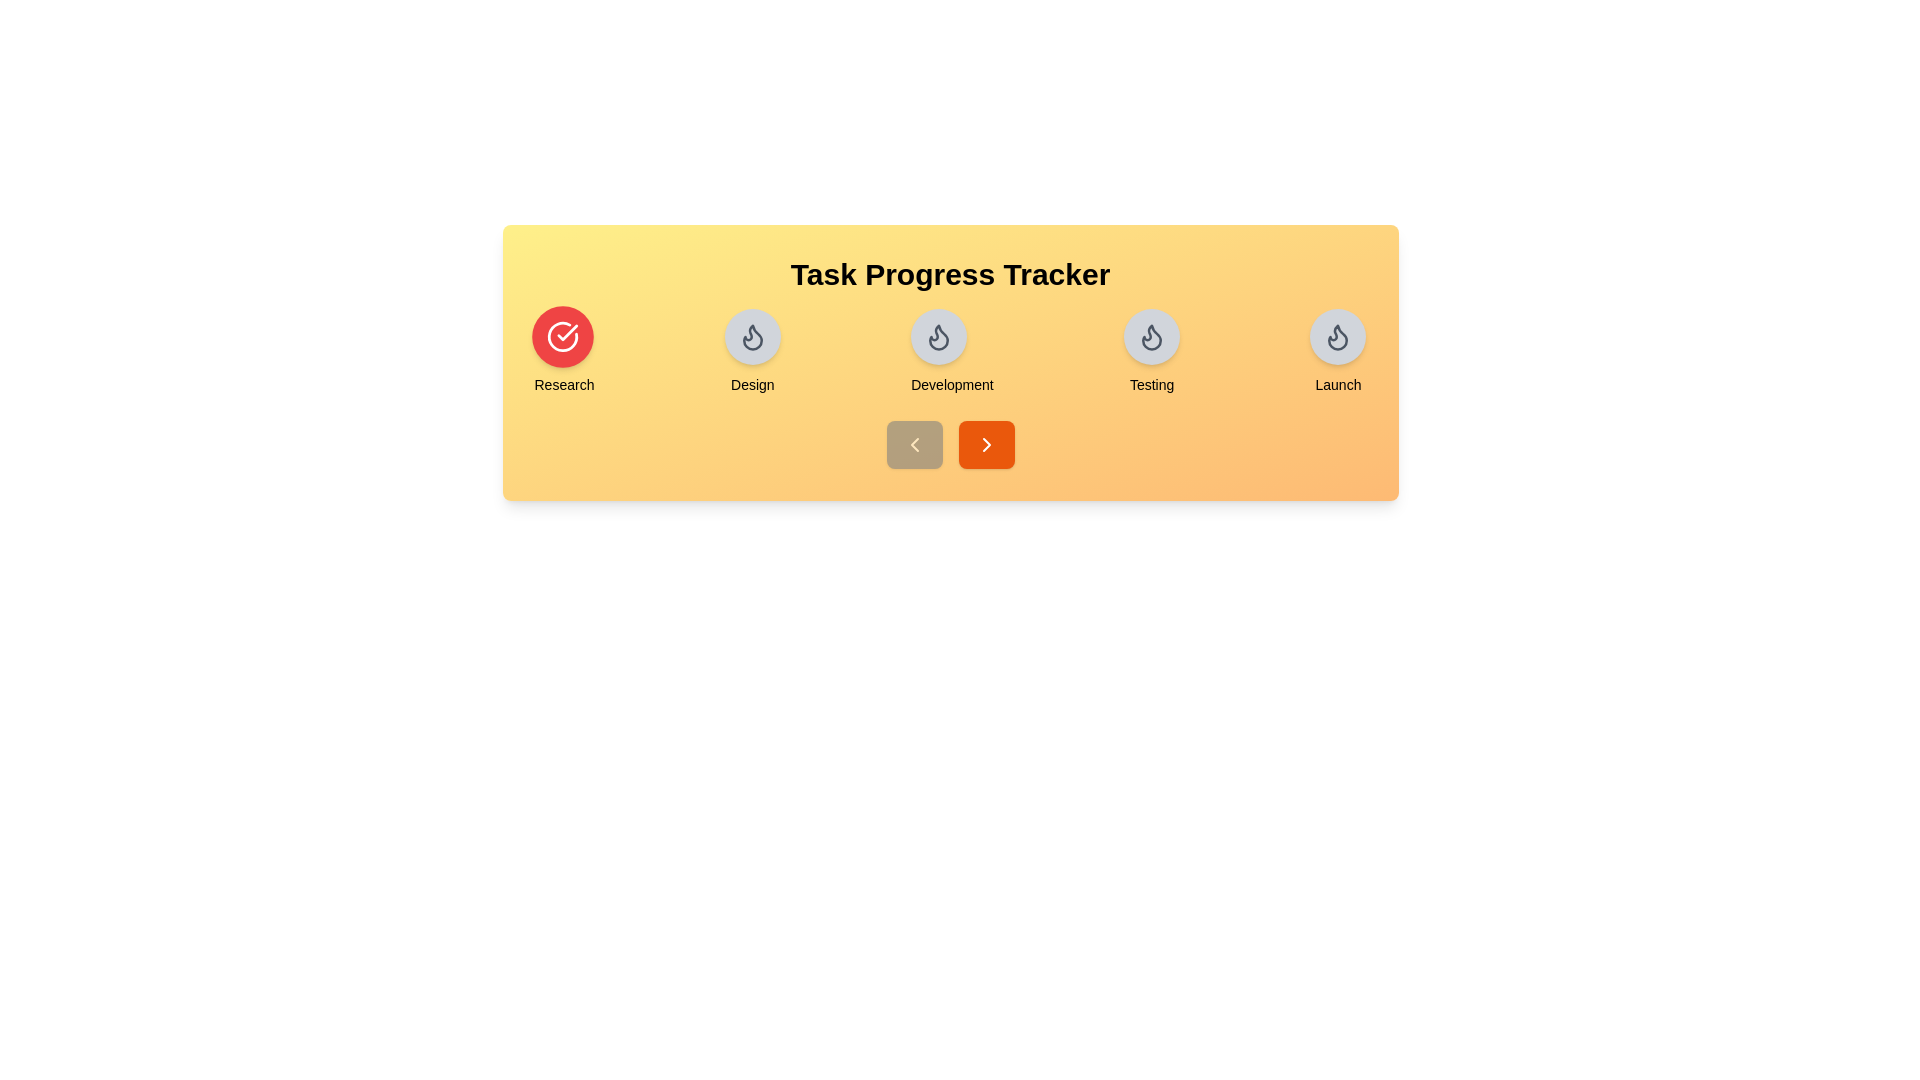 The height and width of the screenshot is (1080, 1920). Describe the element at coordinates (951, 385) in the screenshot. I see `the 'Development' stage text label located under the third circular gray icon in the task progress tracker interface` at that location.